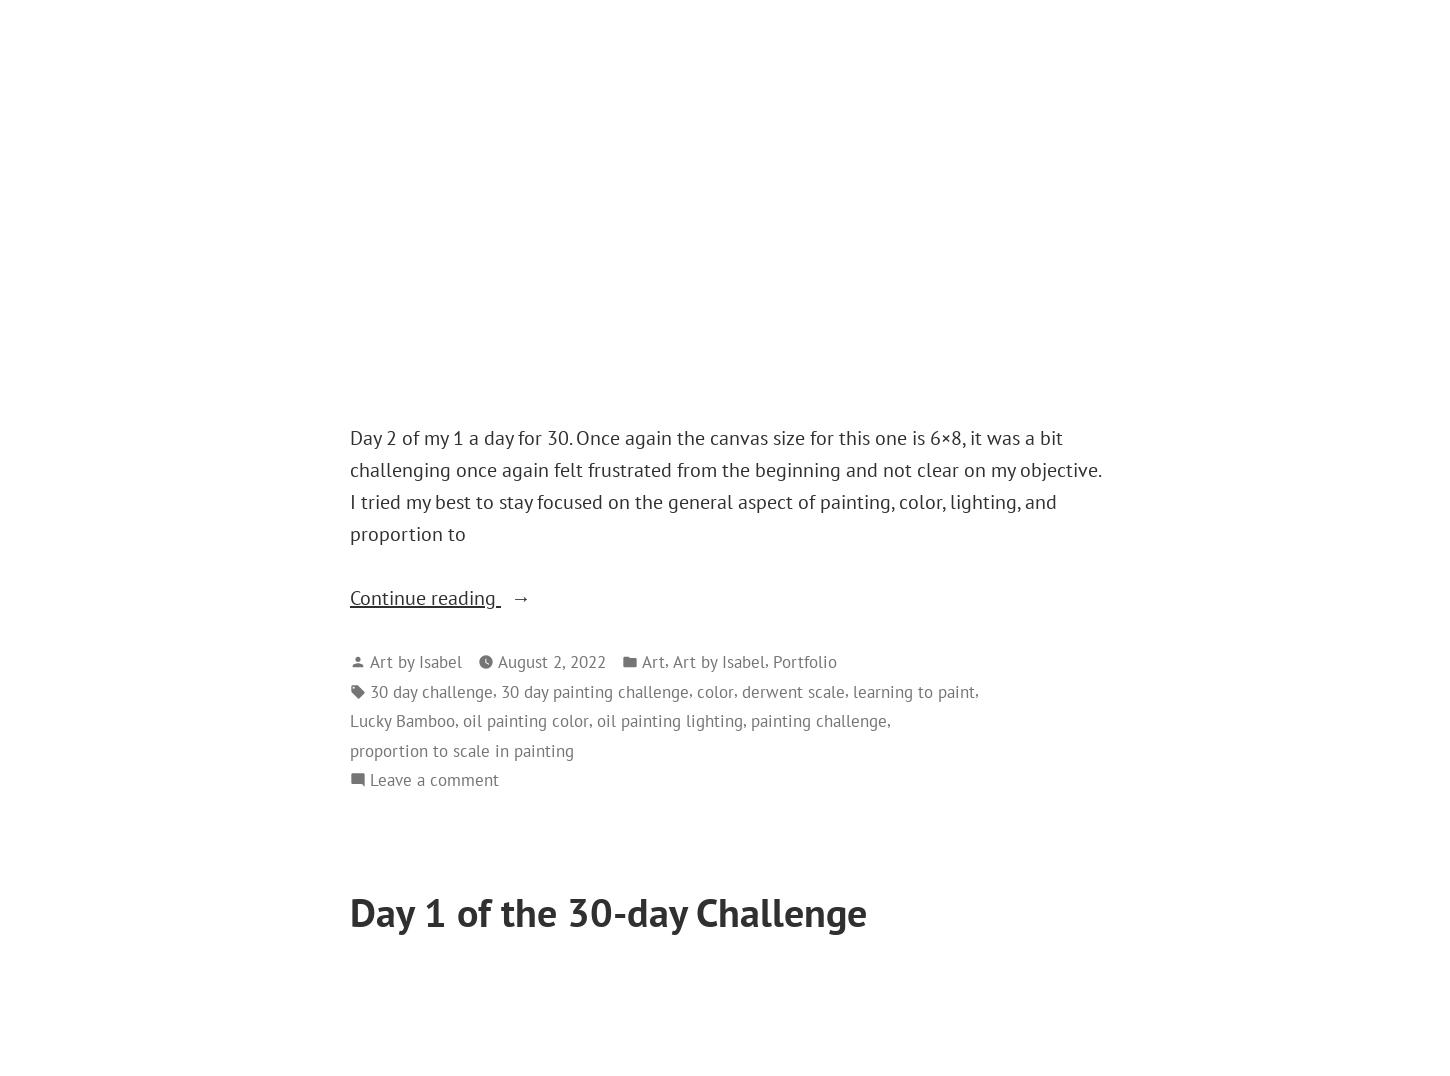 The height and width of the screenshot is (1076, 1450). I want to click on 'Day 1 of the 30-day Challenge', so click(350, 911).